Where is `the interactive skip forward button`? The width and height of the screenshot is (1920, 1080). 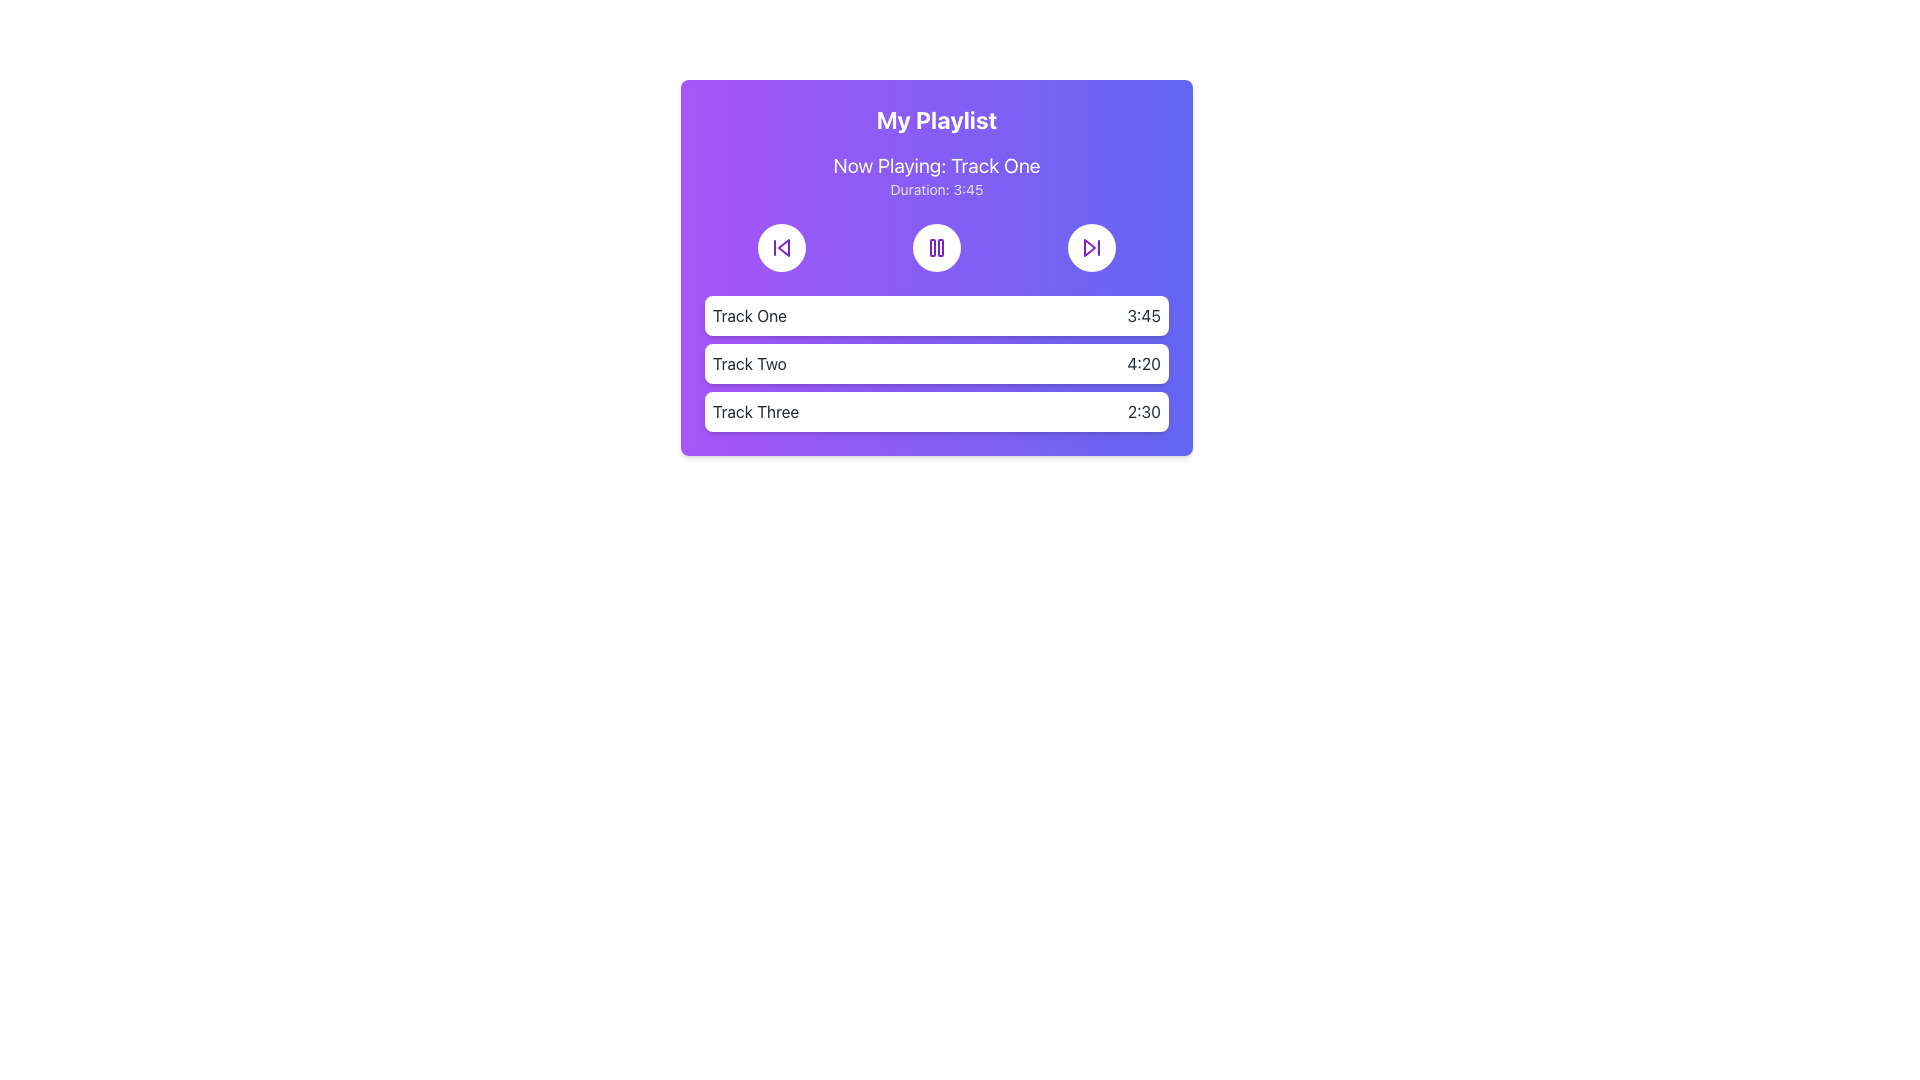 the interactive skip forward button is located at coordinates (1090, 246).